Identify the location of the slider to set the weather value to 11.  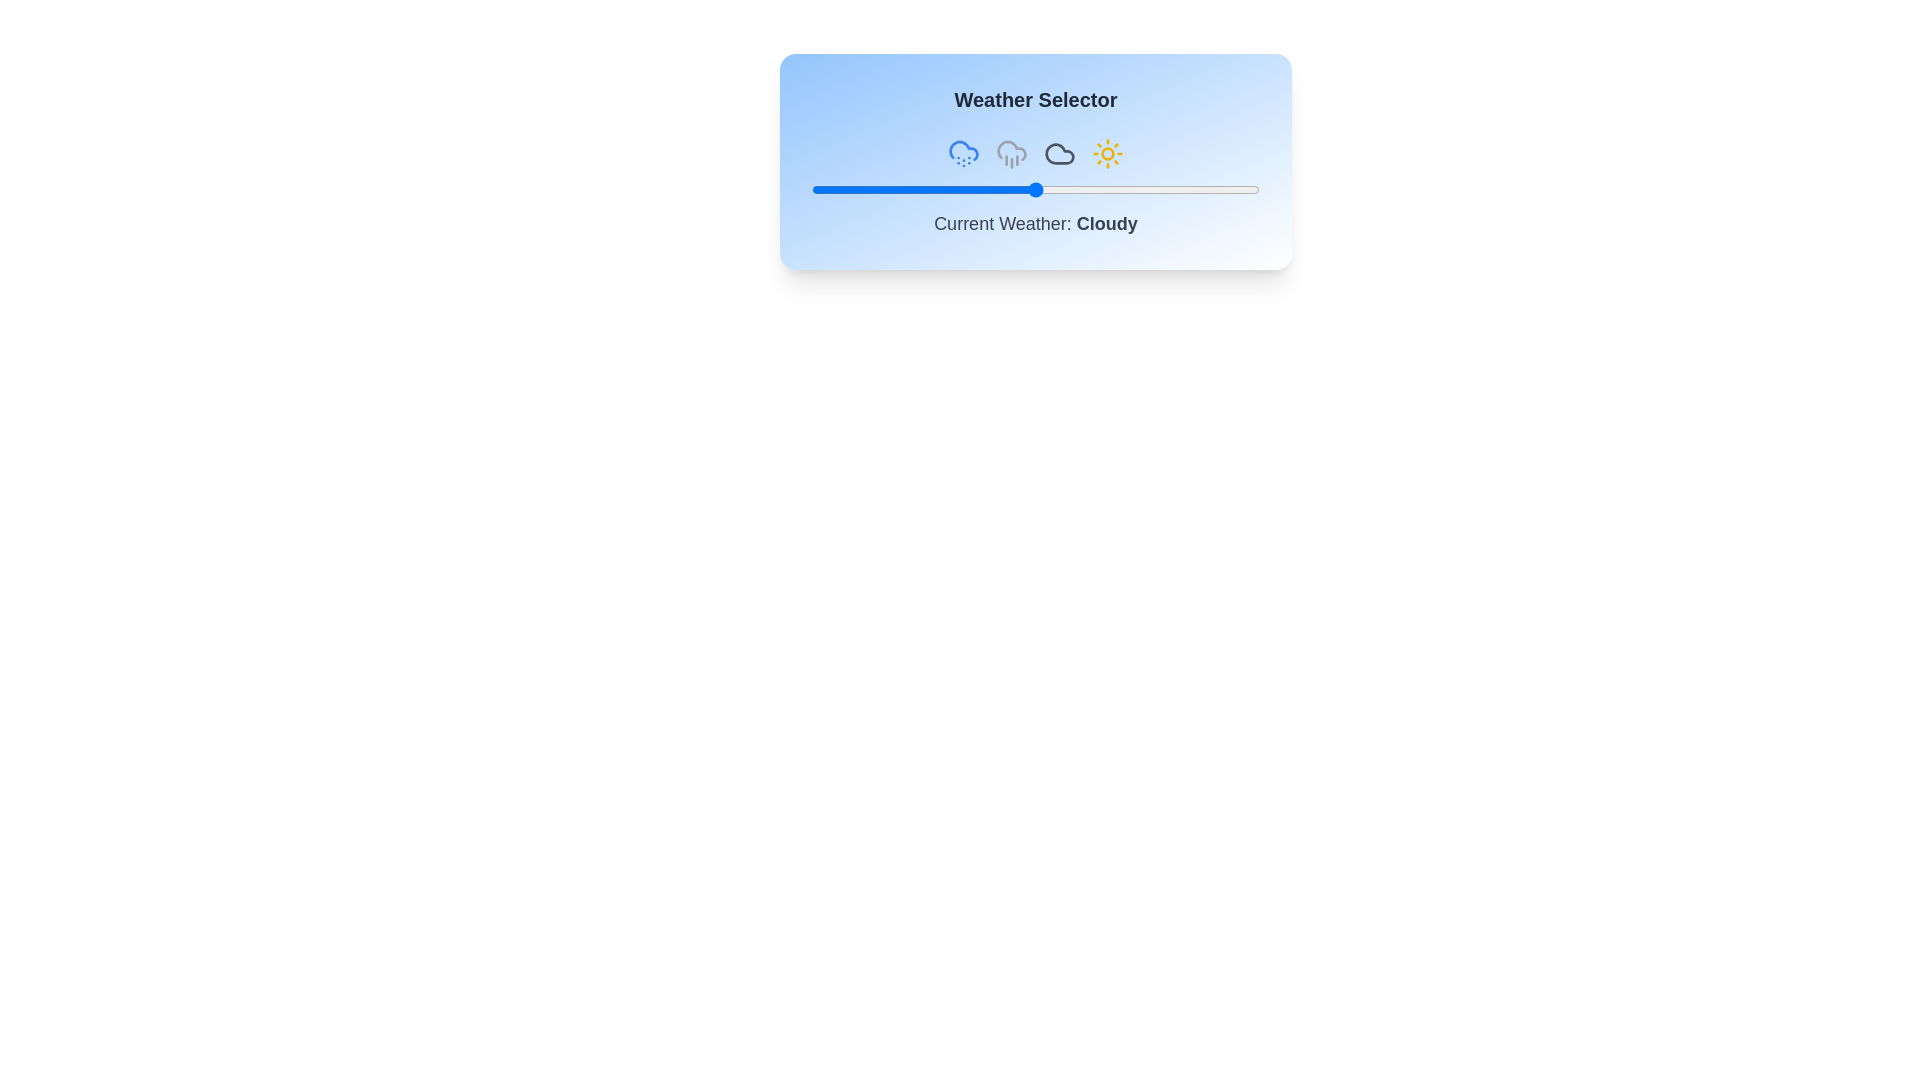
(861, 189).